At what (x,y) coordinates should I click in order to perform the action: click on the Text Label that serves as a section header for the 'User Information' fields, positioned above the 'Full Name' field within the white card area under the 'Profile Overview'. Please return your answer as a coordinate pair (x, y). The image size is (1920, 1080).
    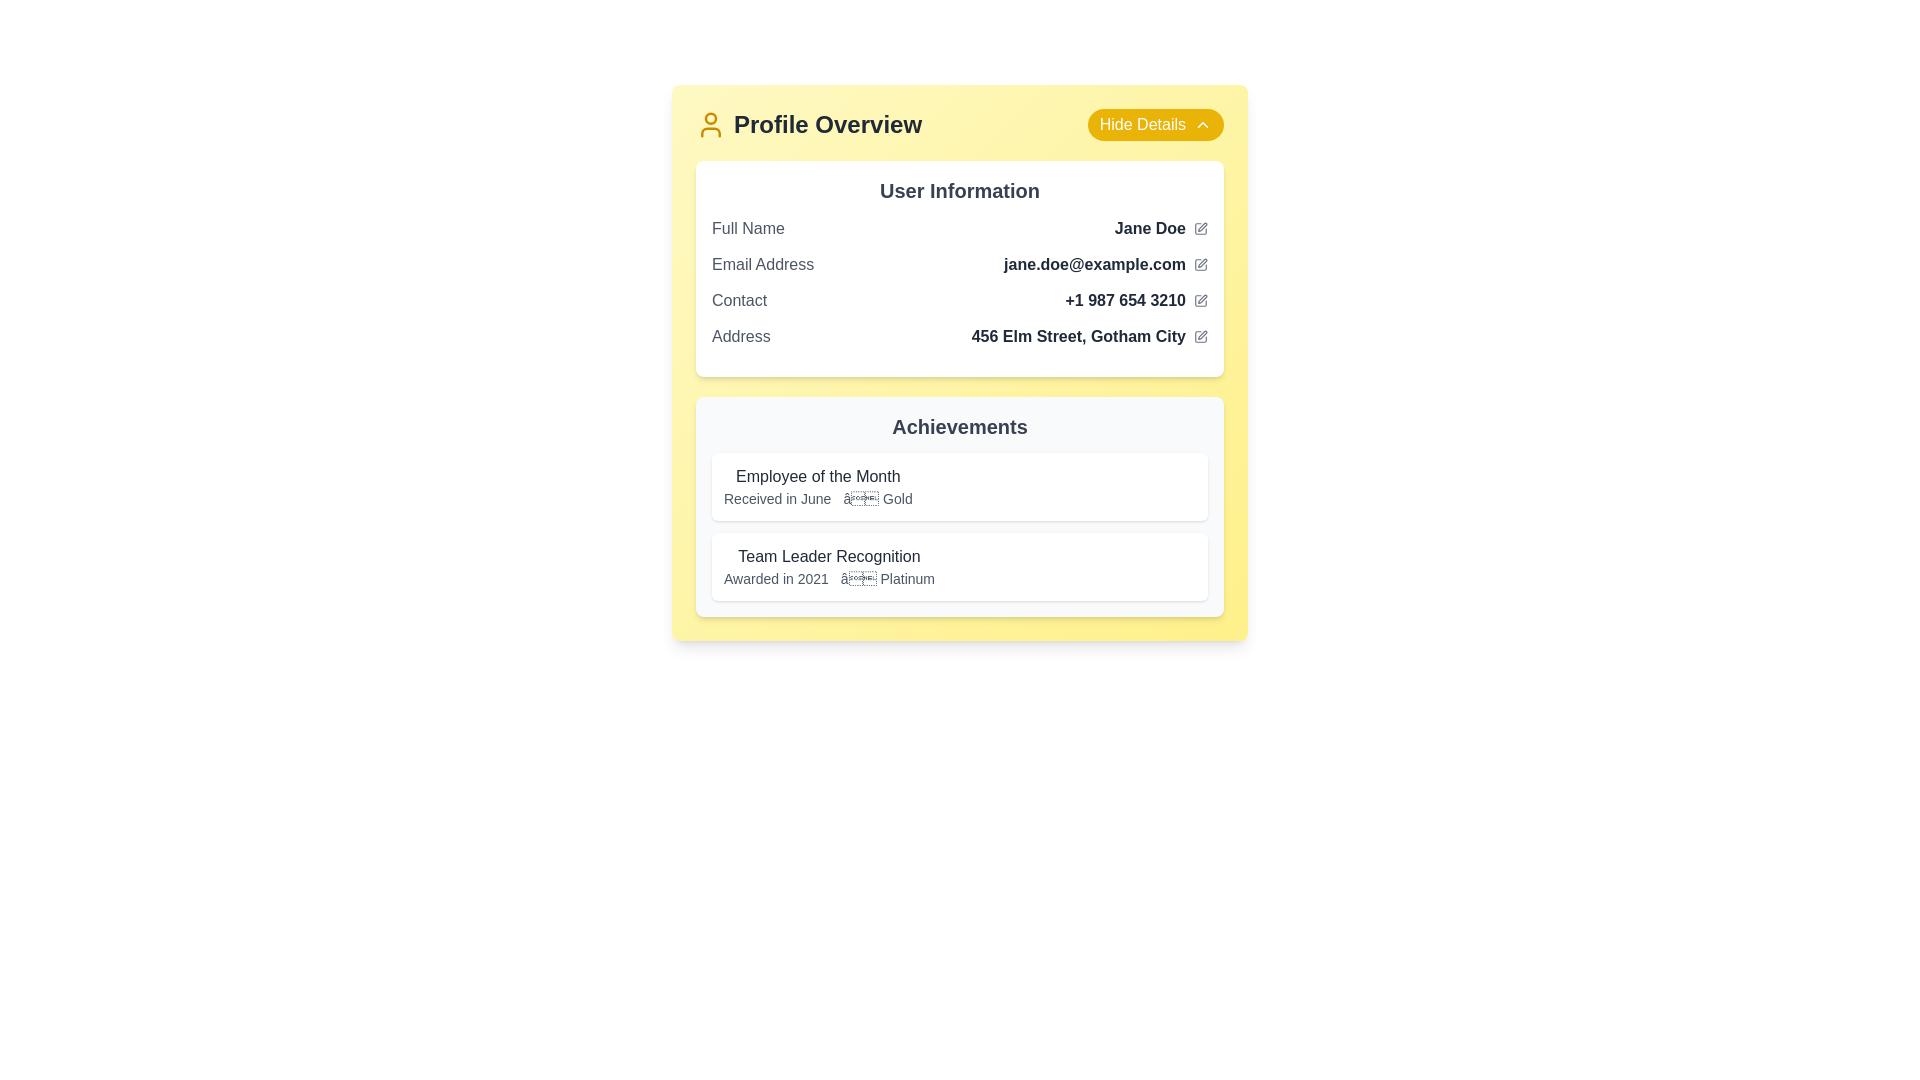
    Looking at the image, I should click on (960, 191).